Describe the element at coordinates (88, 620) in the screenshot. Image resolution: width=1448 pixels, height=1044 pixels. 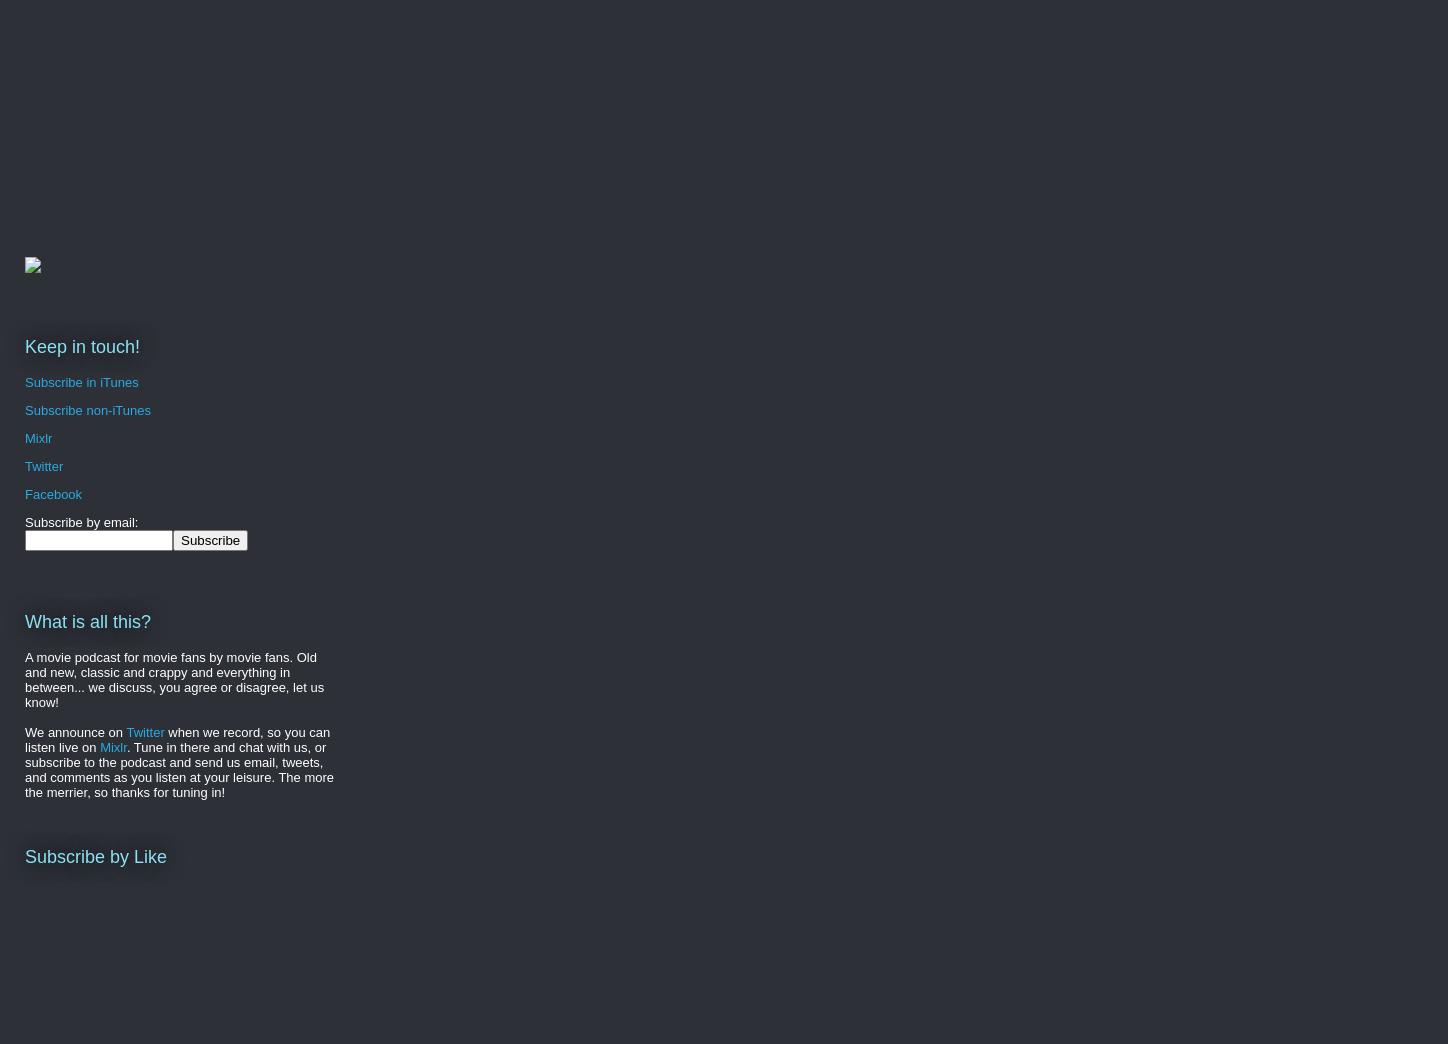
I see `'What is all this?'` at that location.